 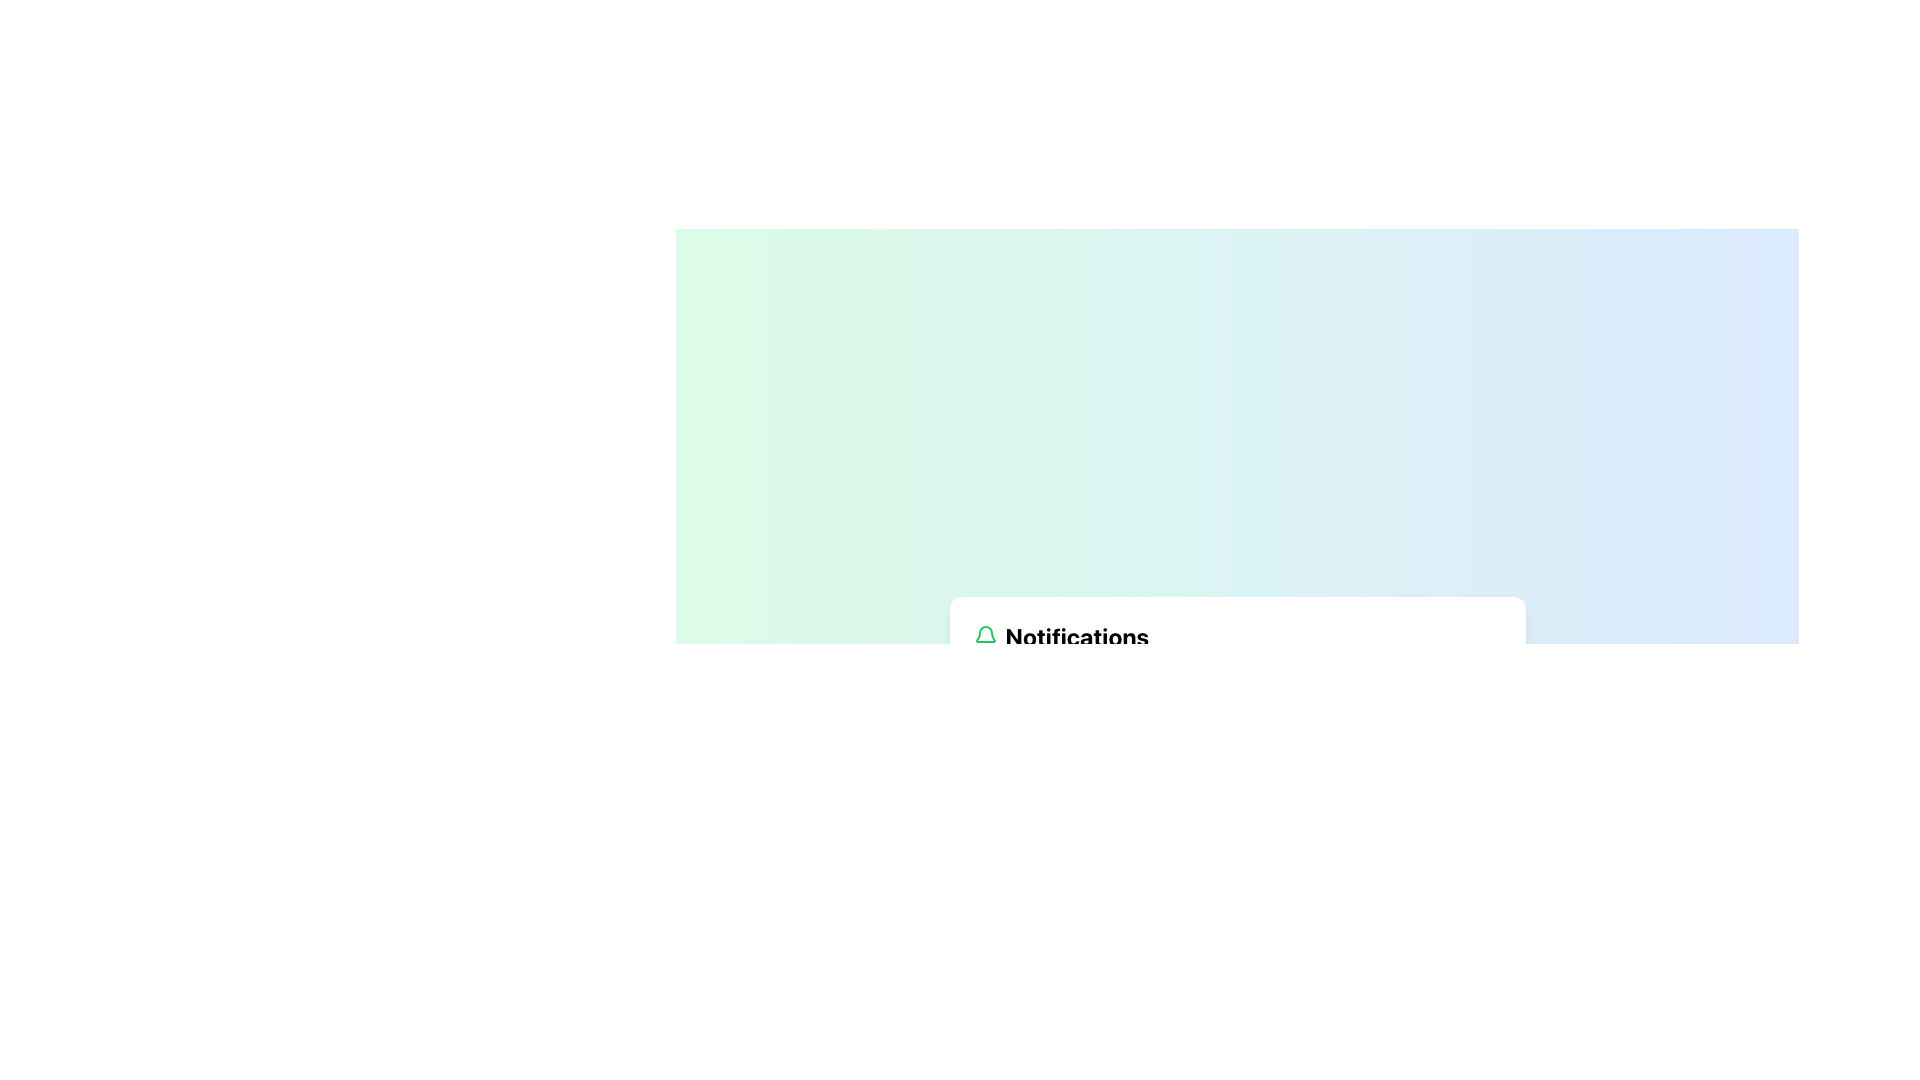 What do you see at coordinates (1076, 636) in the screenshot?
I see `the notification section` at bounding box center [1076, 636].